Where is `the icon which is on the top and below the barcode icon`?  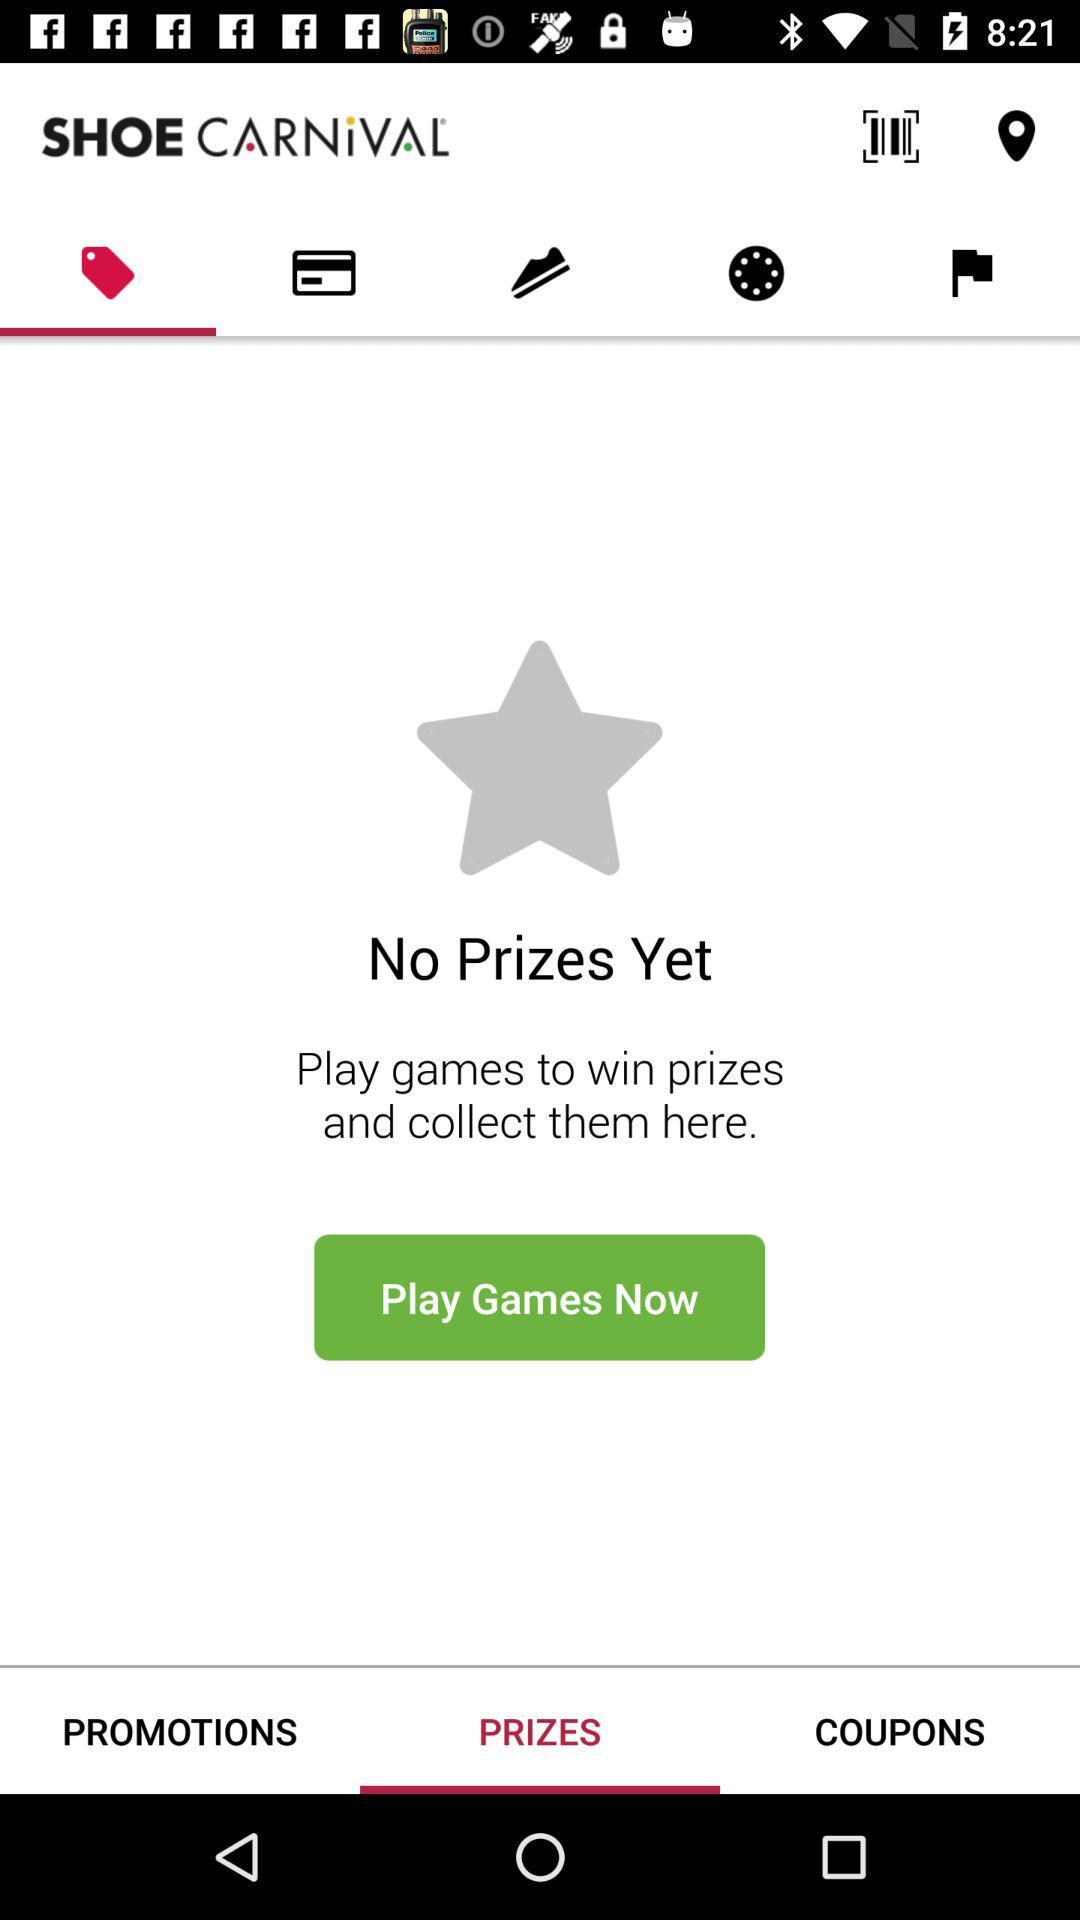
the icon which is on the top and below the barcode icon is located at coordinates (756, 272).